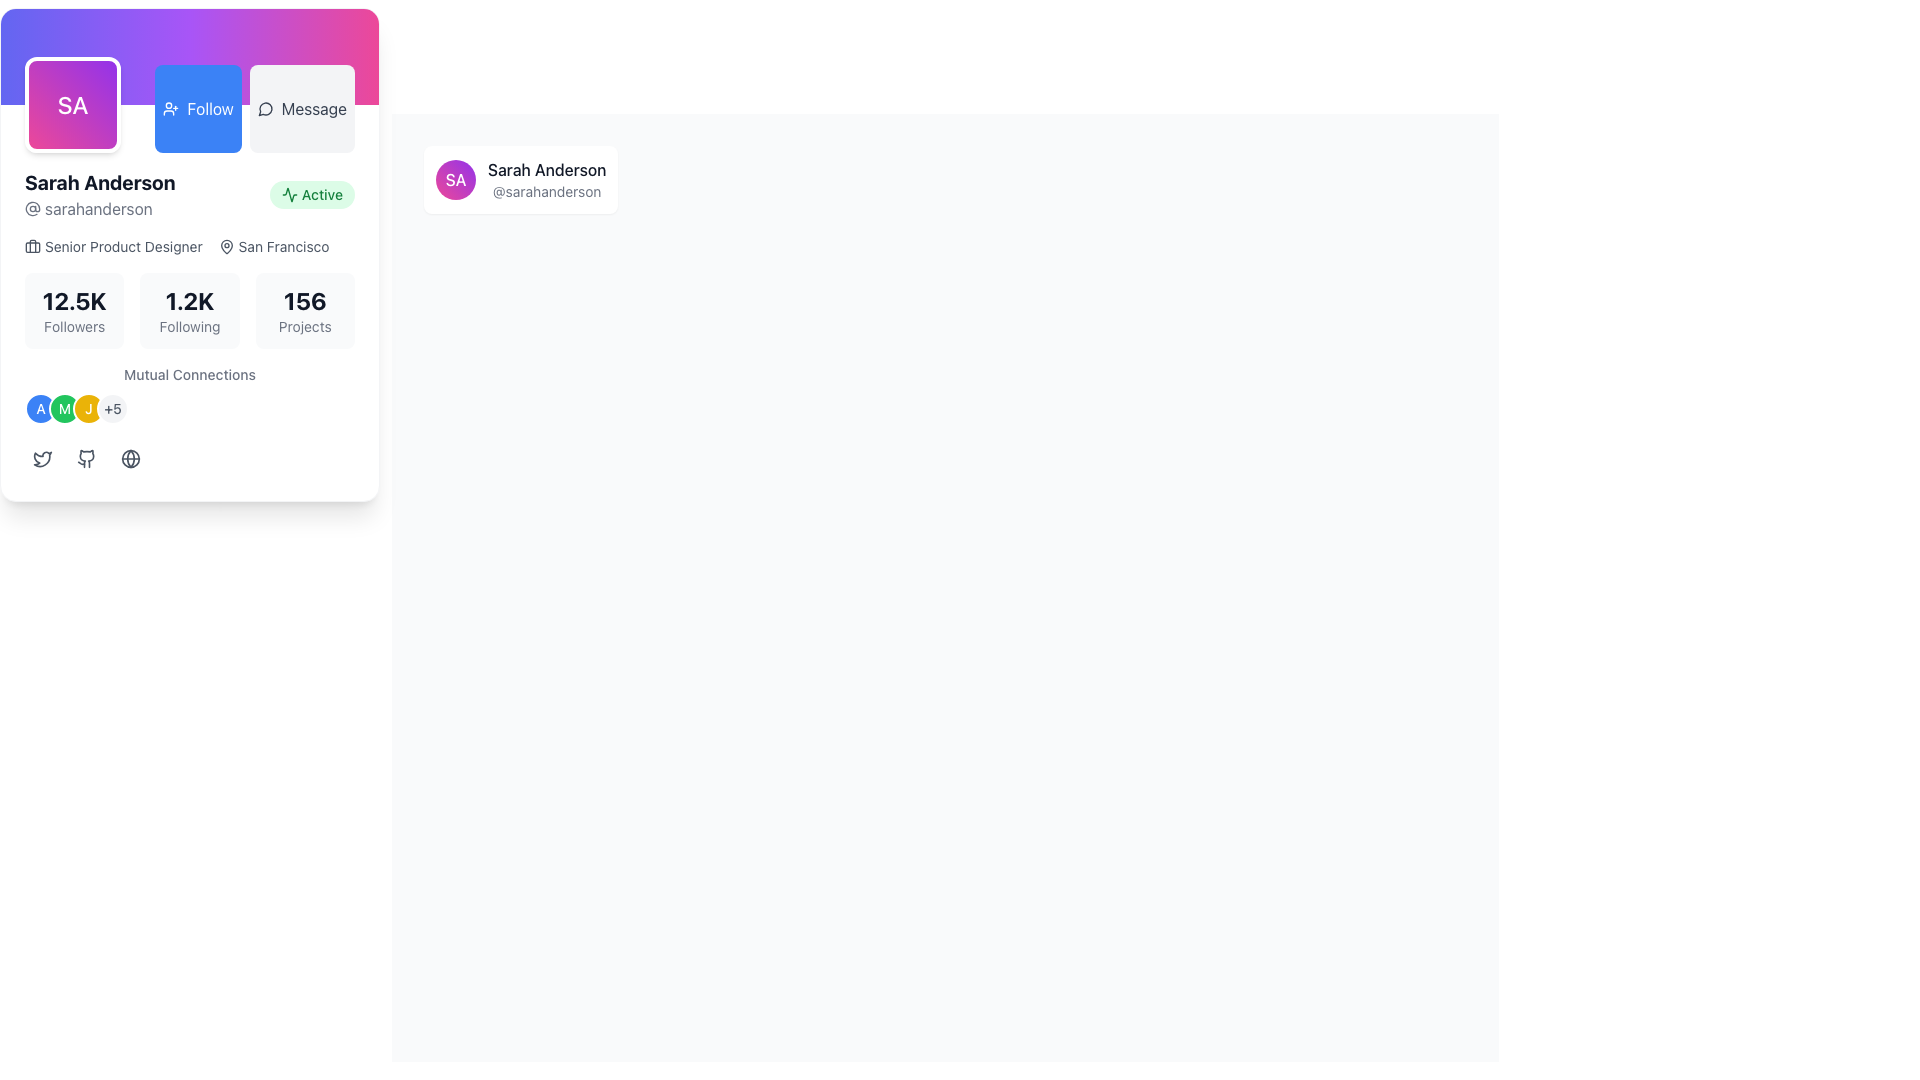  I want to click on the small grayish Twitter logo icon, which is a minimalistic line art design of a bird in flight, located near the bottom of the user information card, so click(43, 459).